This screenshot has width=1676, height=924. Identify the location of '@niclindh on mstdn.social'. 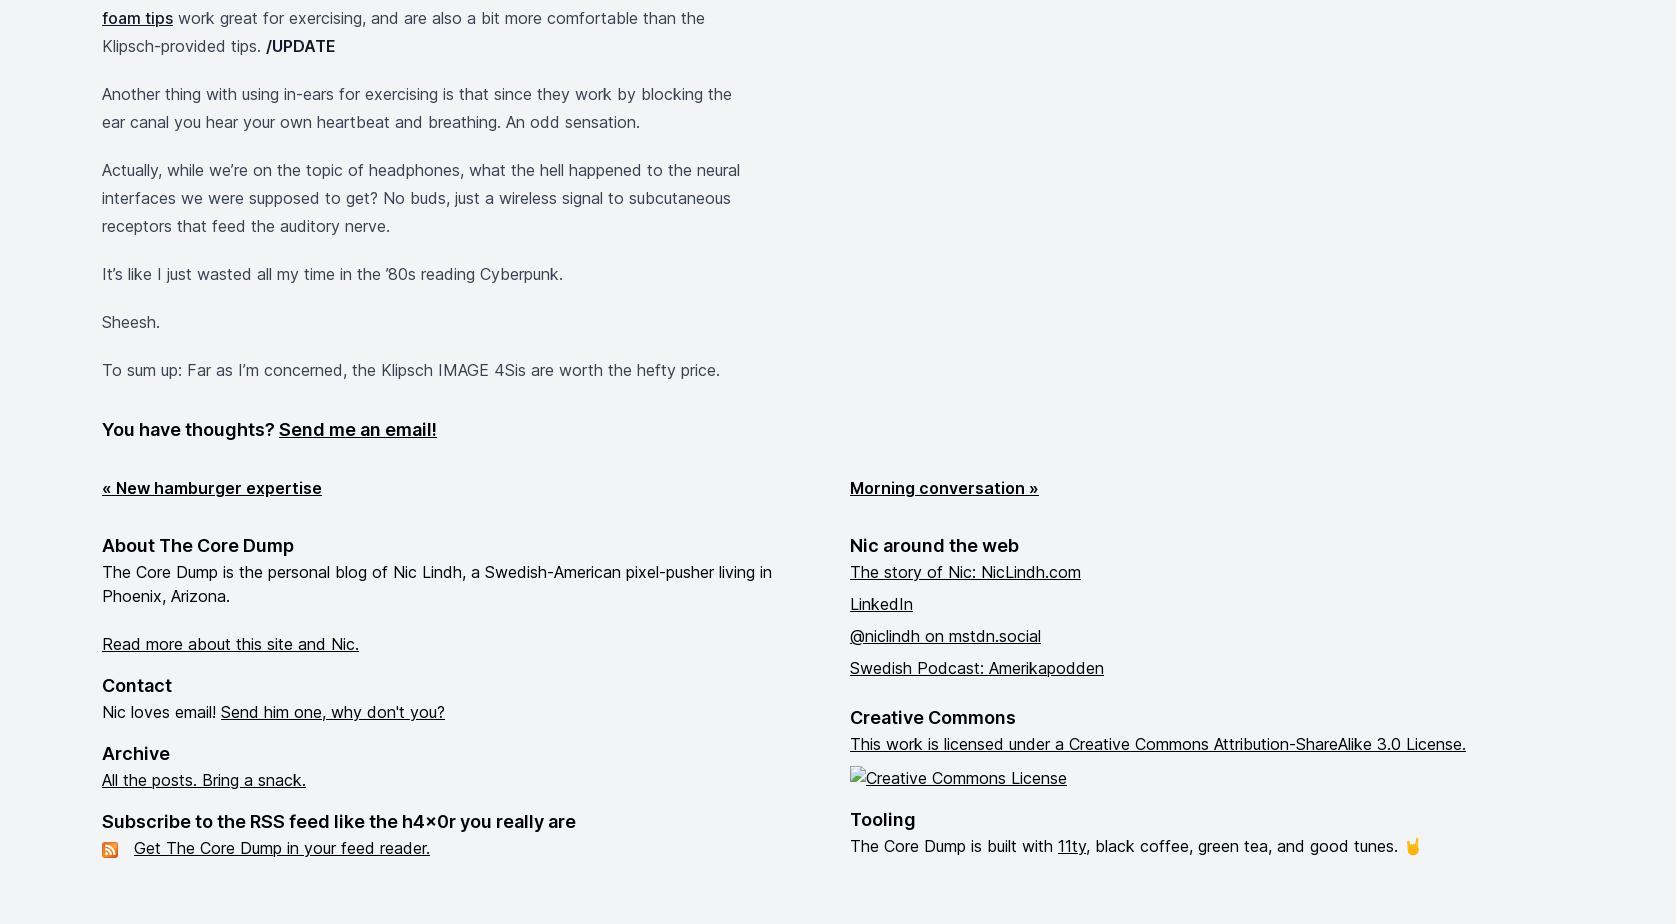
(945, 635).